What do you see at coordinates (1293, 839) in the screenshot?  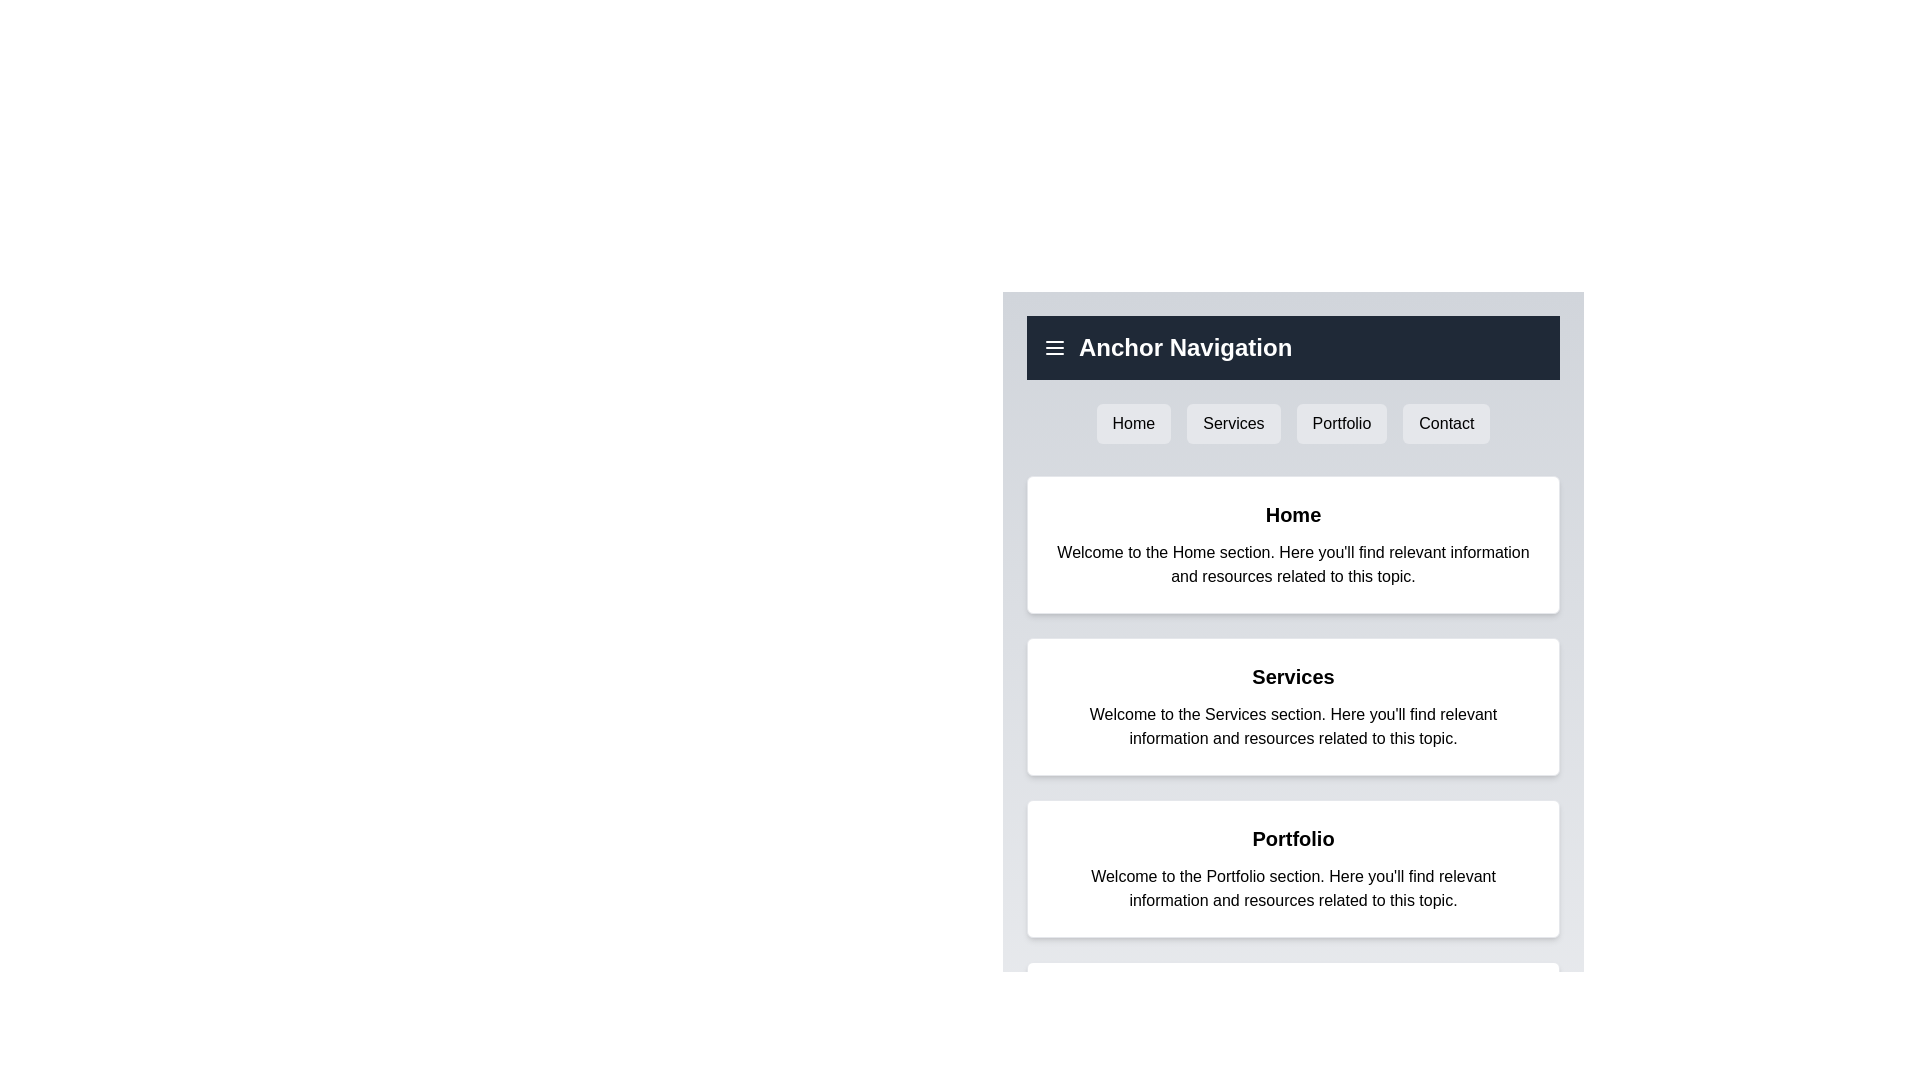 I see `text label that serves as the header for the Portfolio section, positioned at the bottom center of the interface, beneath the 'Services' section` at bounding box center [1293, 839].